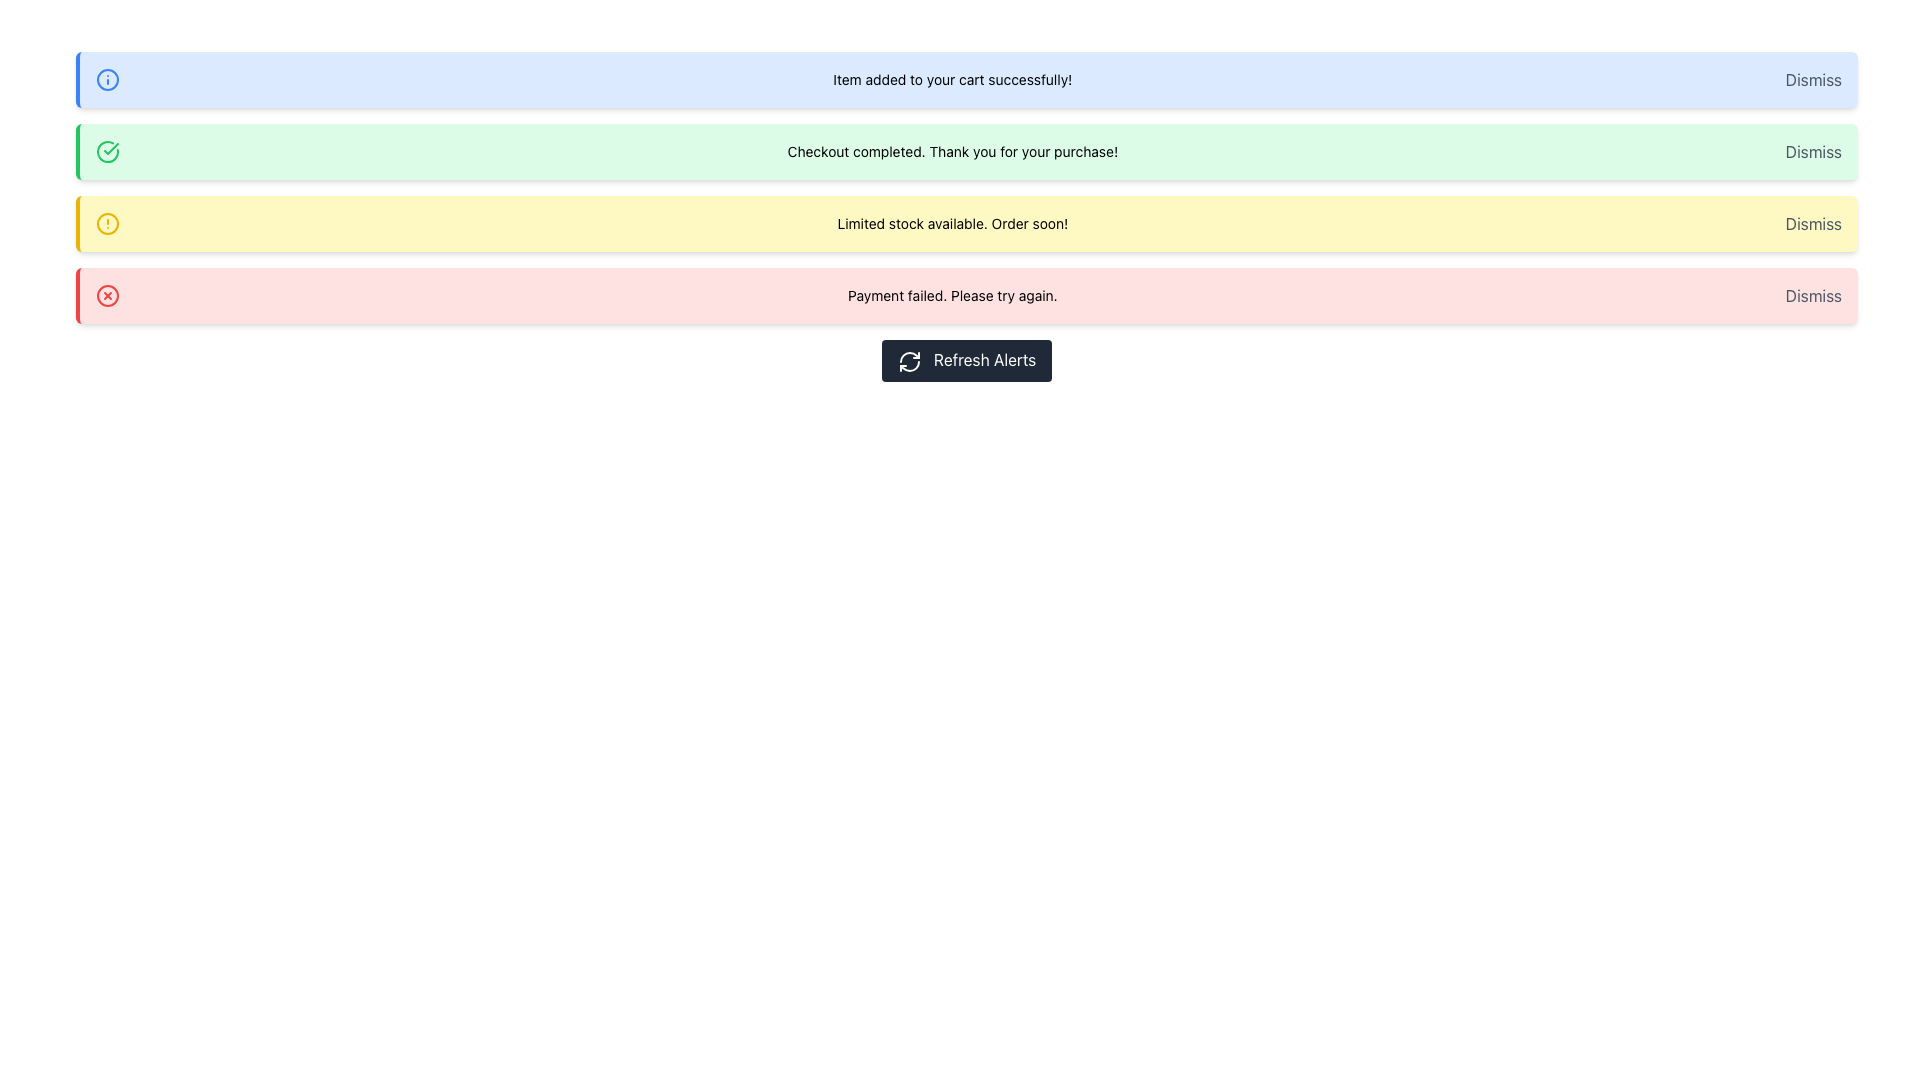 This screenshot has width=1920, height=1080. Describe the element at coordinates (107, 79) in the screenshot. I see `the informational icon located at the leftmost end of the blue-colored notification bar, which serves as a visual cue for the notification` at that location.